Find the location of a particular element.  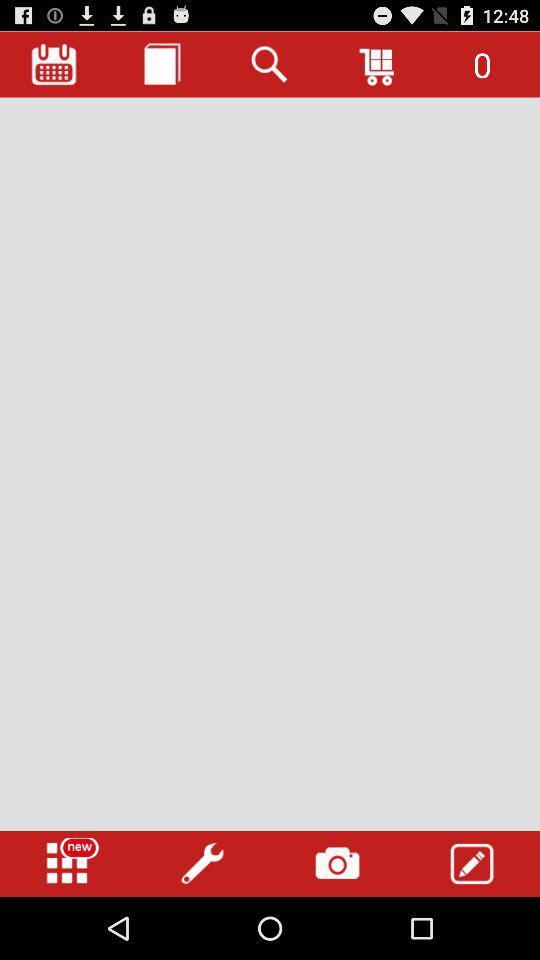

open shopping cart is located at coordinates (378, 64).